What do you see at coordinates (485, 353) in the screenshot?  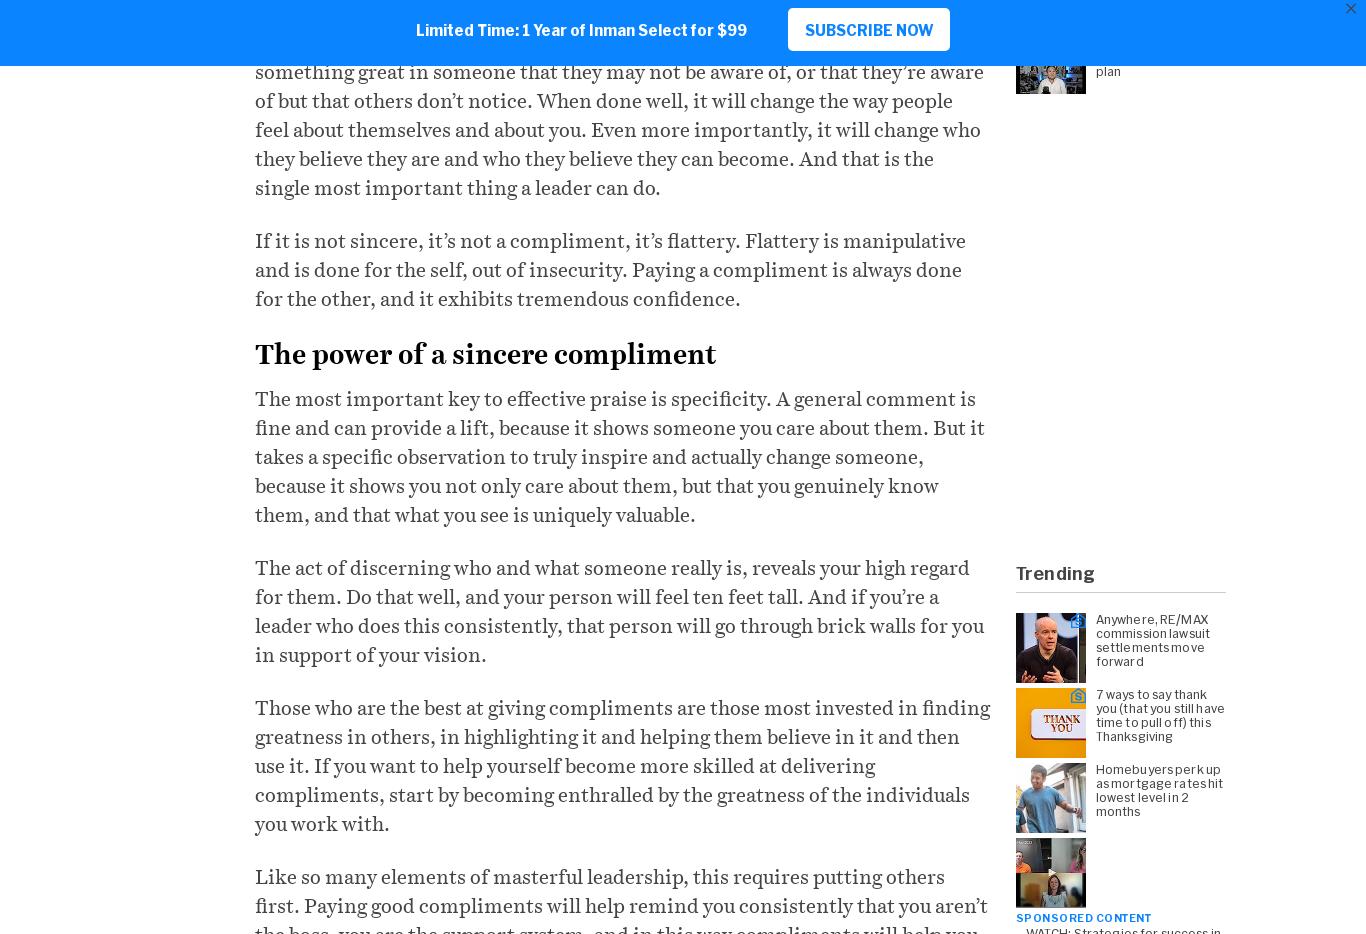 I see `'The power of a sincere compliment'` at bounding box center [485, 353].